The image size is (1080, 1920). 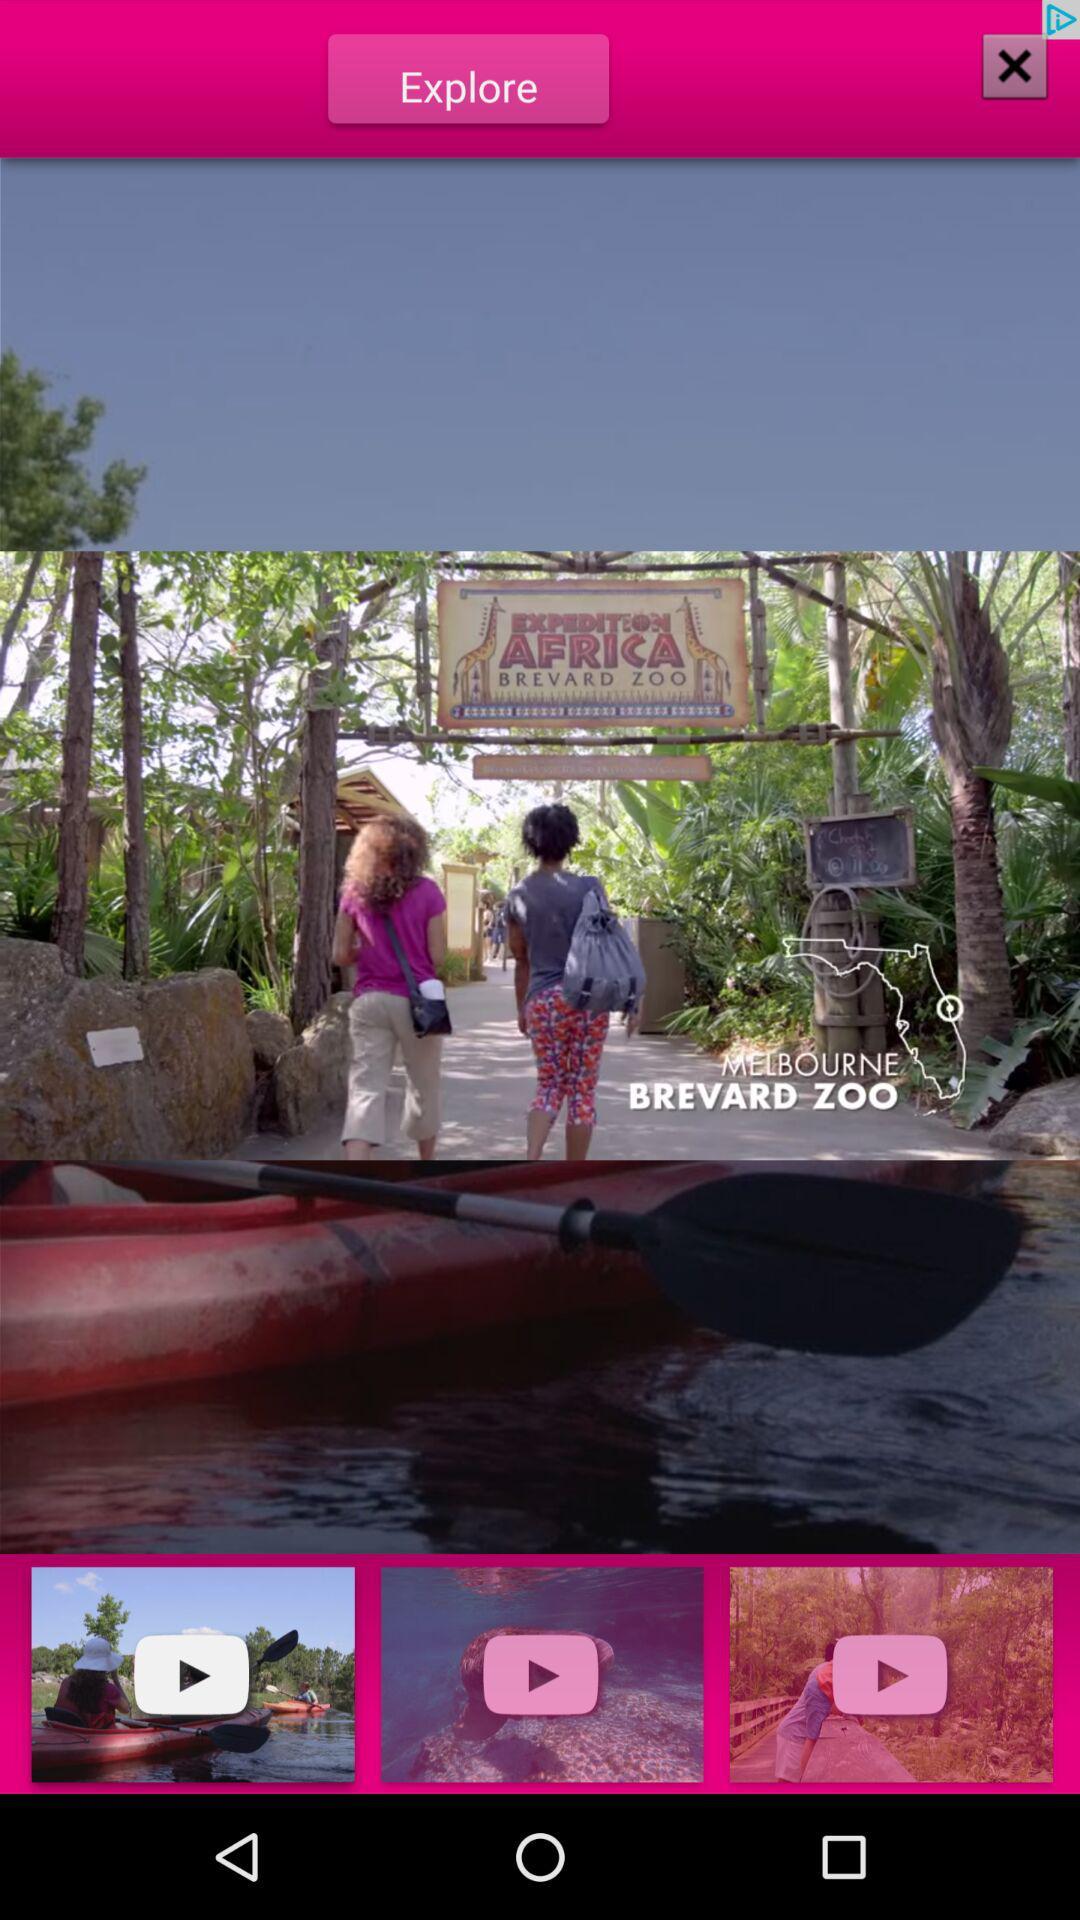 What do you see at coordinates (1014, 70) in the screenshot?
I see `the close icon` at bounding box center [1014, 70].